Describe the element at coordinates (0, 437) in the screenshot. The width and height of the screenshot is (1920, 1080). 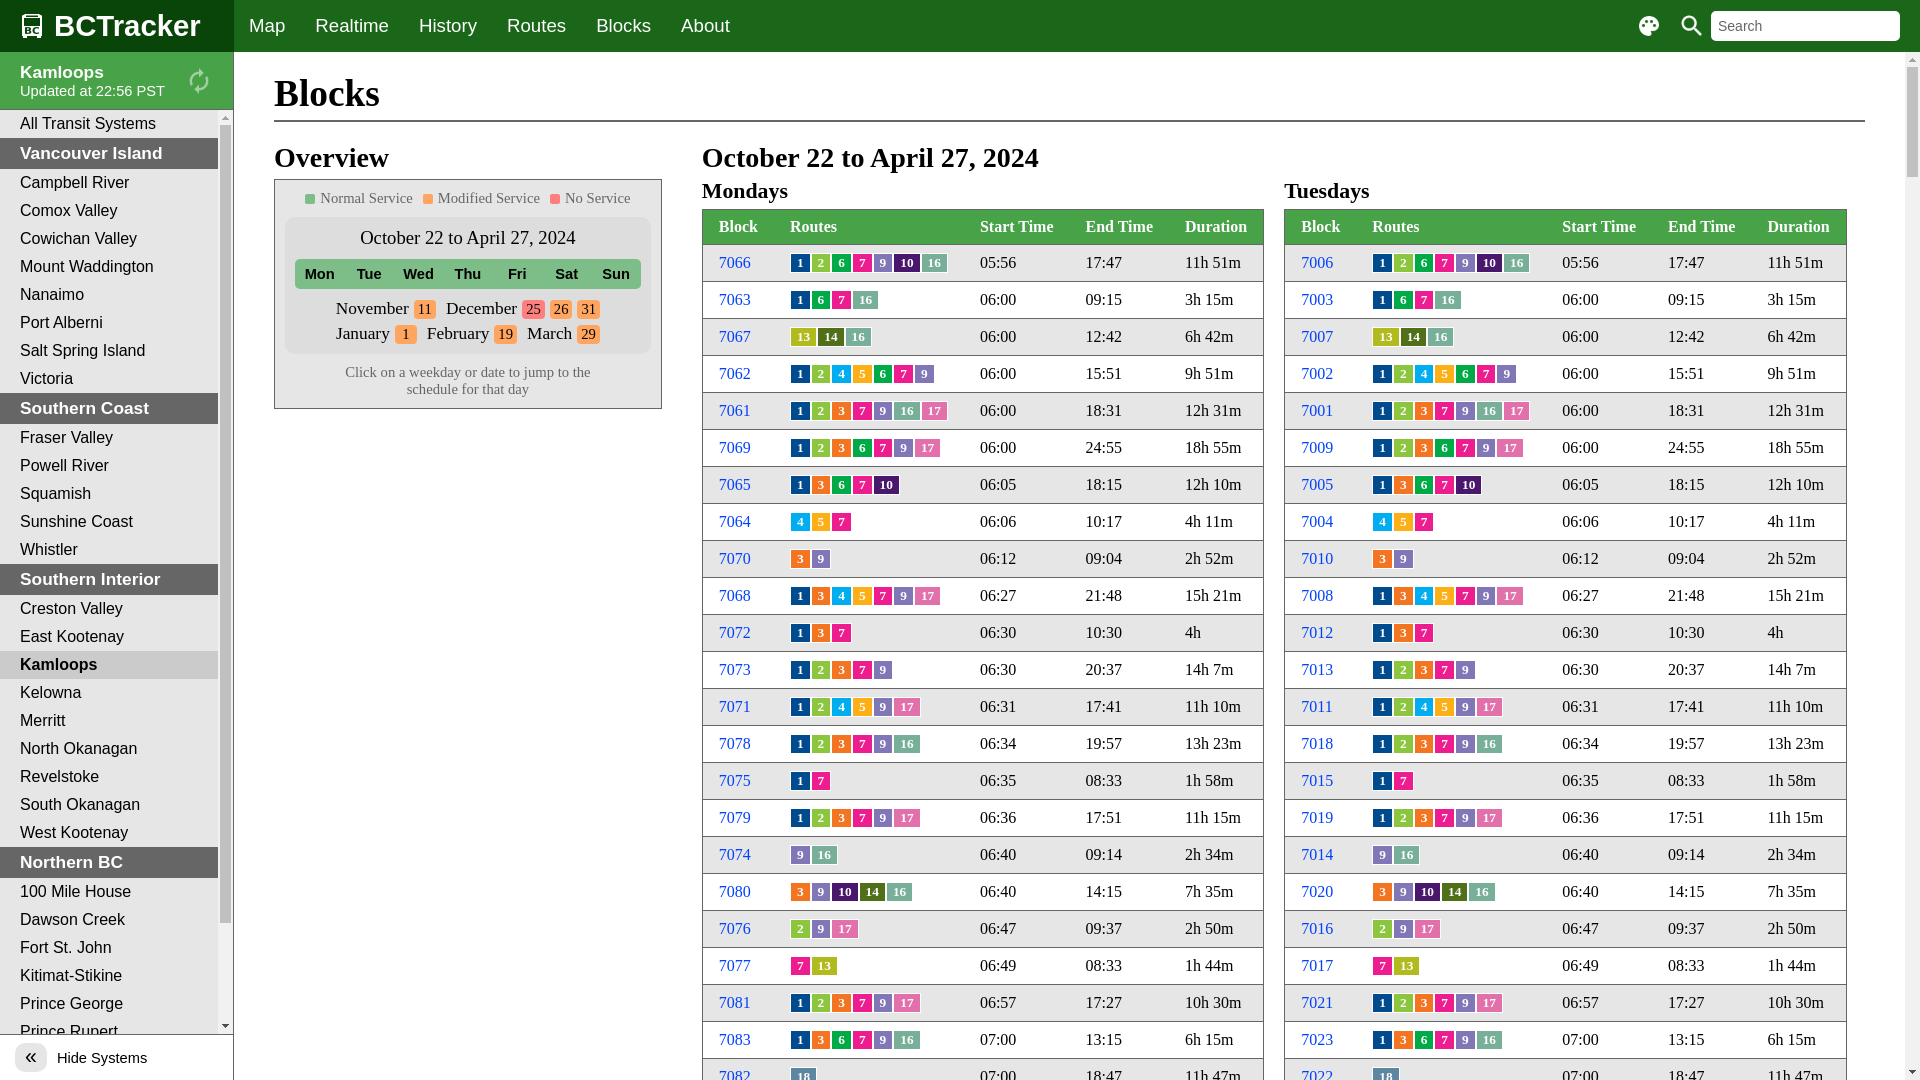
I see `'Fraser Valley'` at that location.